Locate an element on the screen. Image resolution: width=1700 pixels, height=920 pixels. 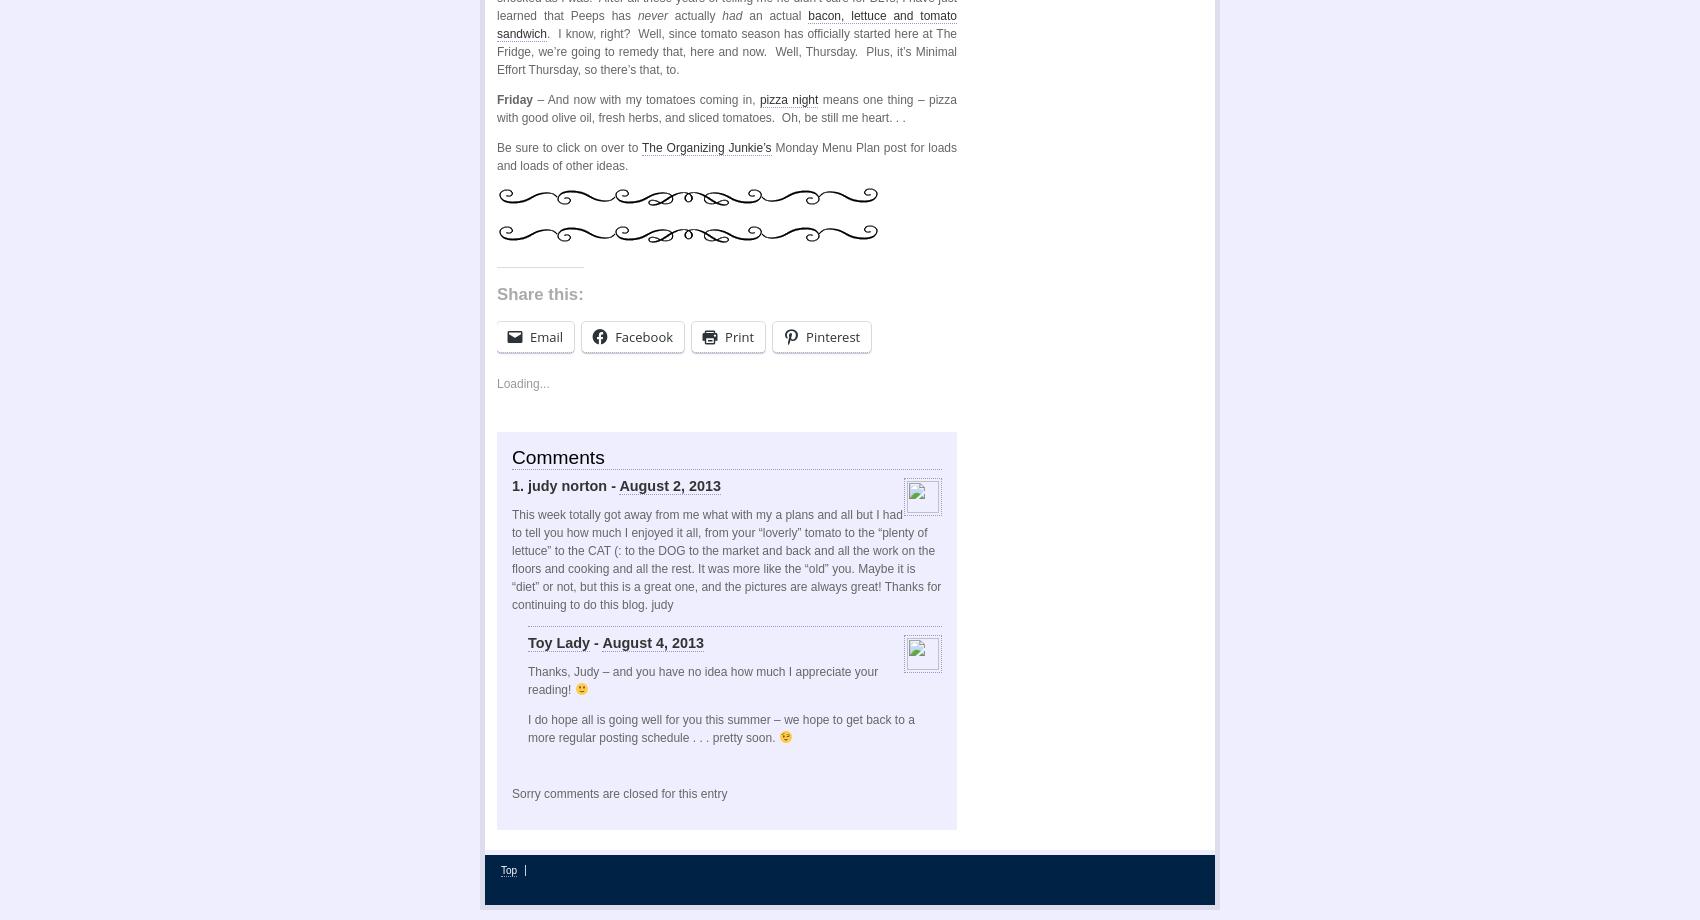
'an actual' is located at coordinates (742, 16).